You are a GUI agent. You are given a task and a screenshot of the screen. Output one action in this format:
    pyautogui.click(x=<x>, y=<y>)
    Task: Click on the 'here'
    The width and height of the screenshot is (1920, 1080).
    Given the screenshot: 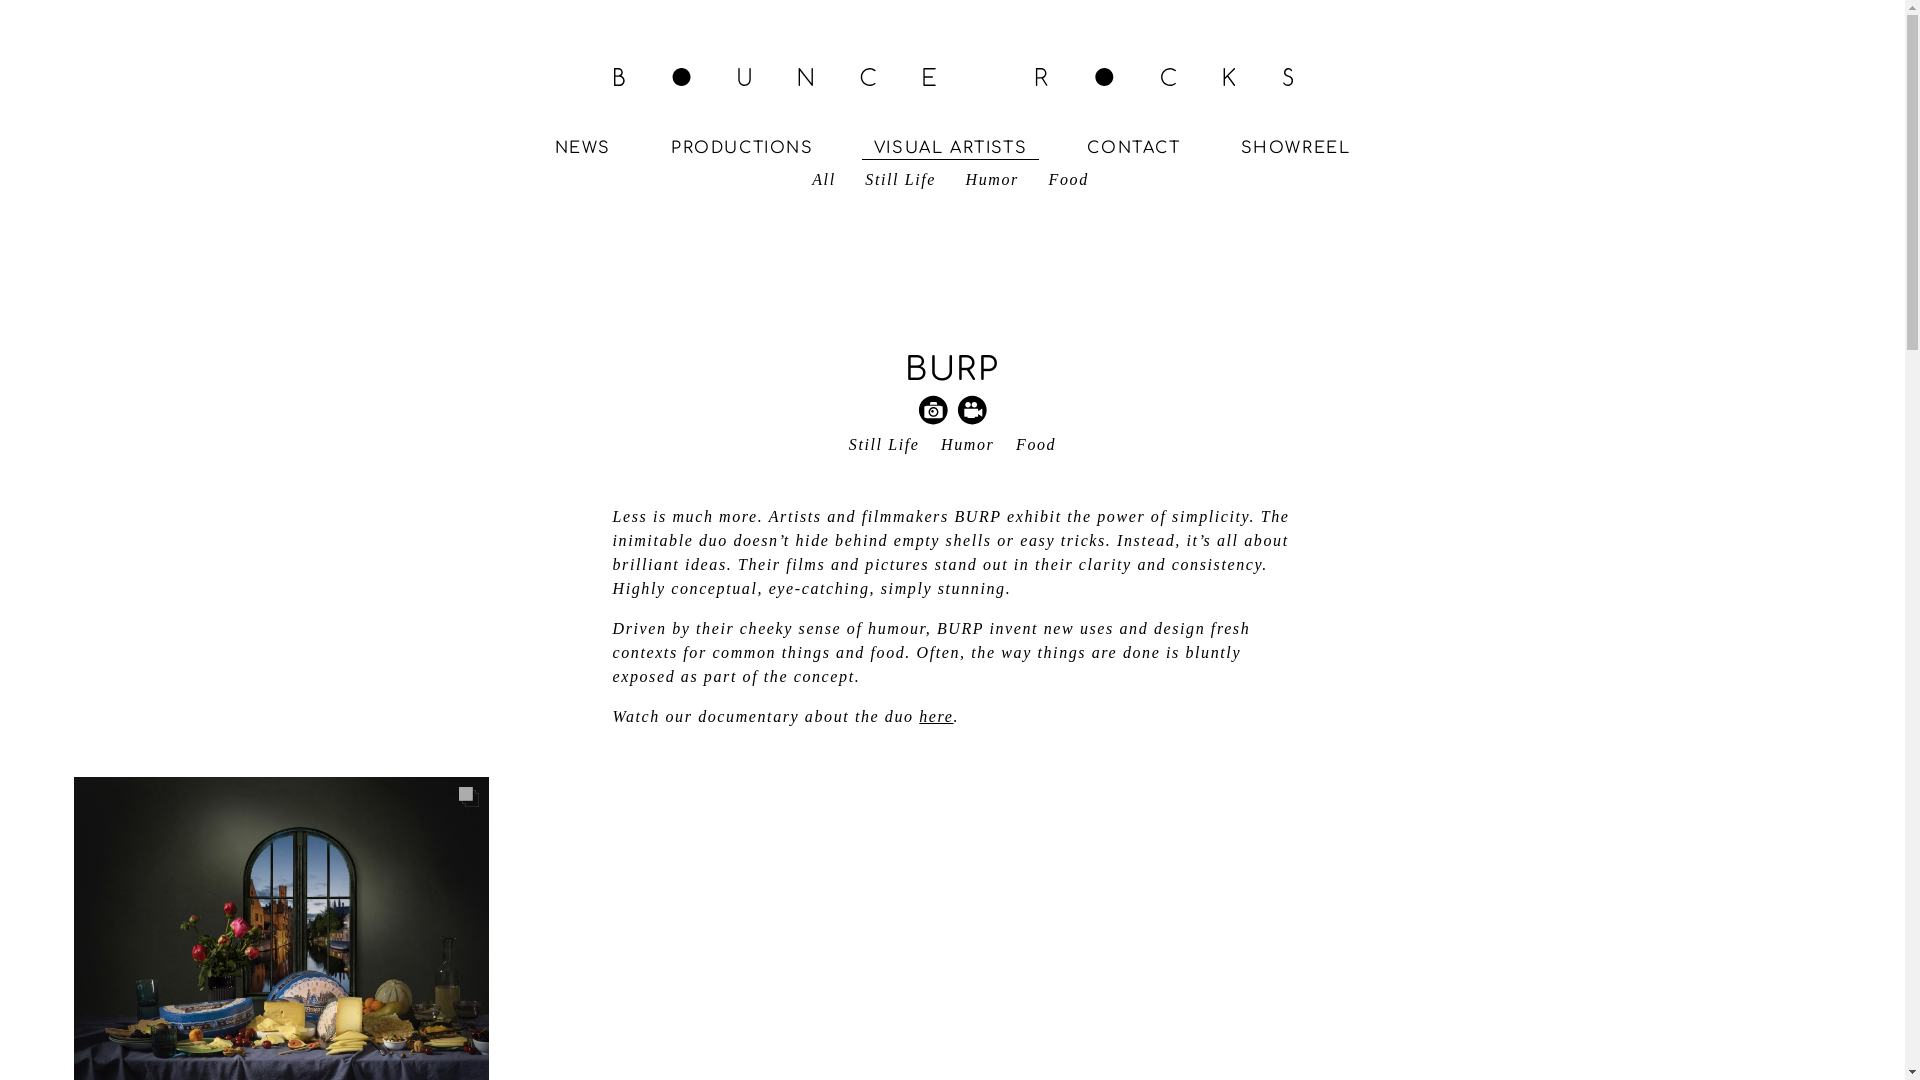 What is the action you would take?
    pyautogui.click(x=935, y=715)
    